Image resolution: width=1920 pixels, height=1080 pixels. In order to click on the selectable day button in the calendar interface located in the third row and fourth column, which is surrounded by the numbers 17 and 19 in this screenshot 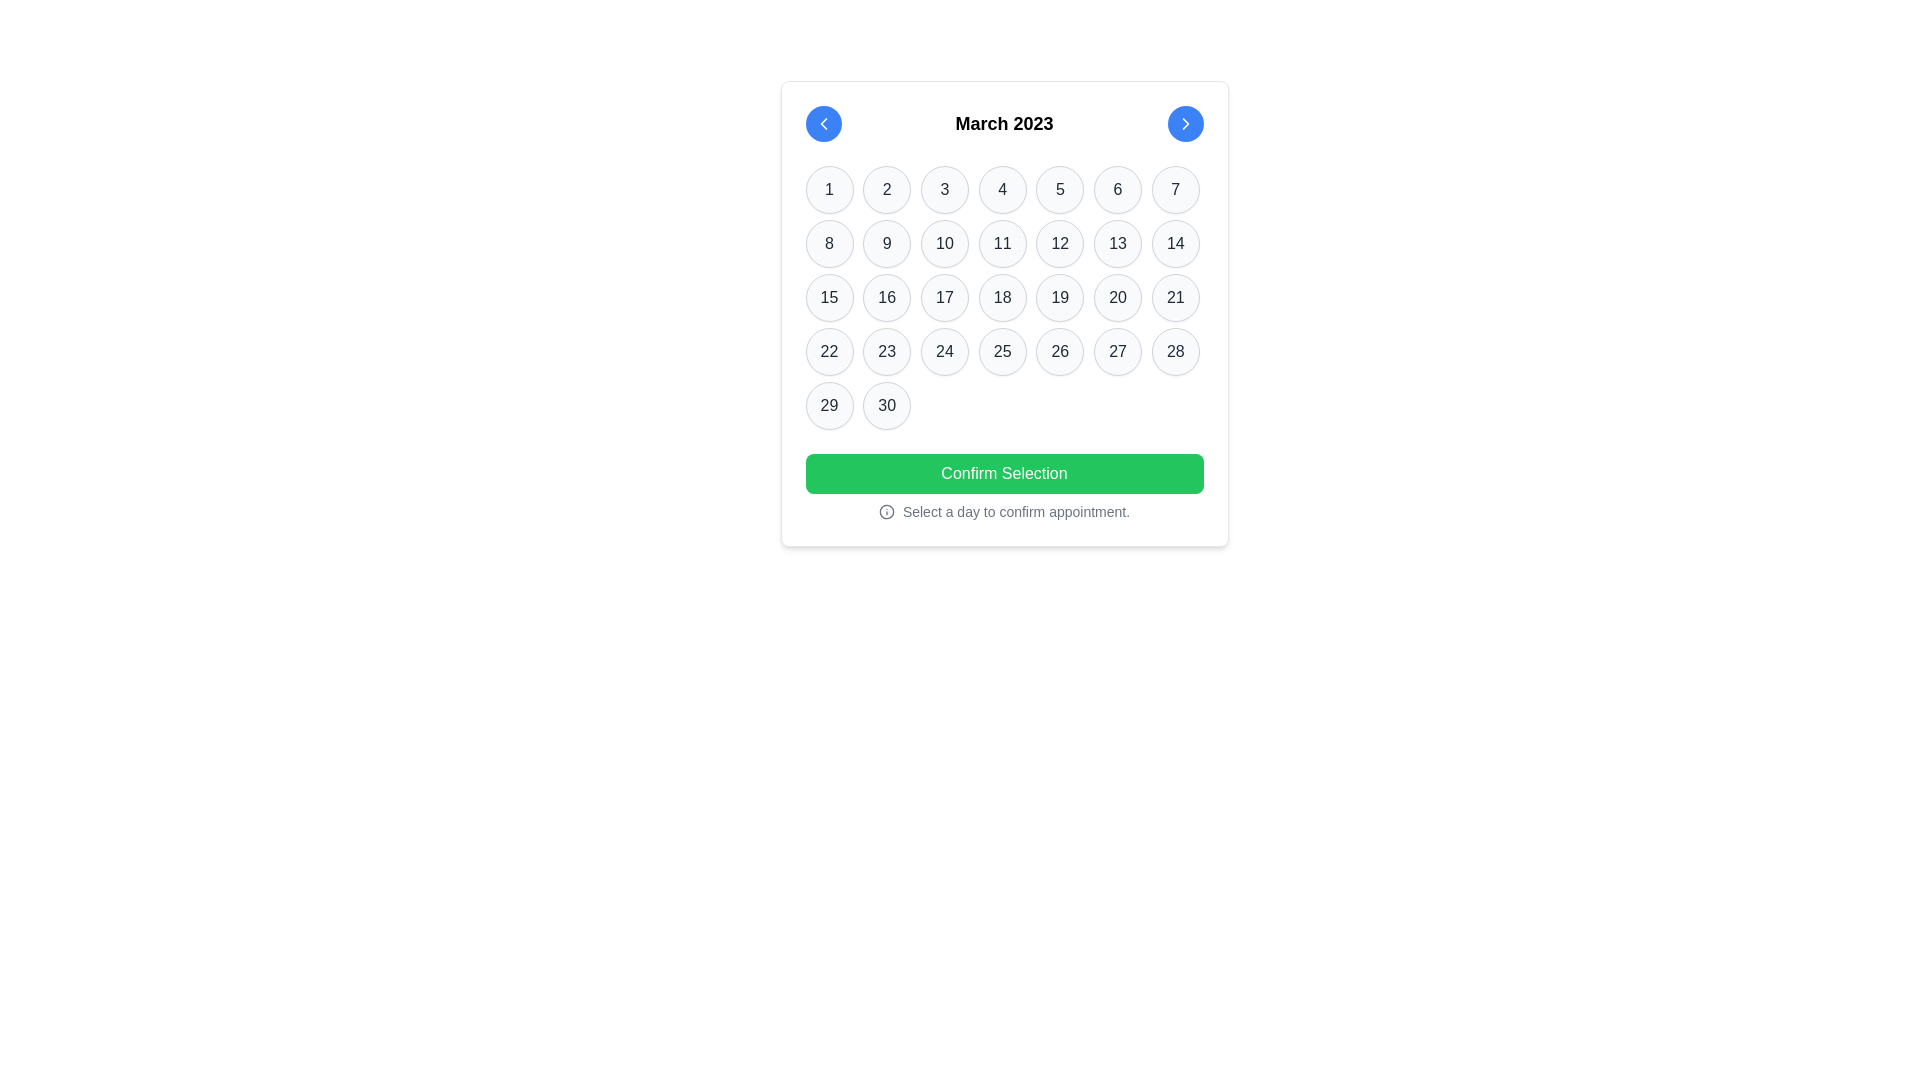, I will do `click(1002, 297)`.